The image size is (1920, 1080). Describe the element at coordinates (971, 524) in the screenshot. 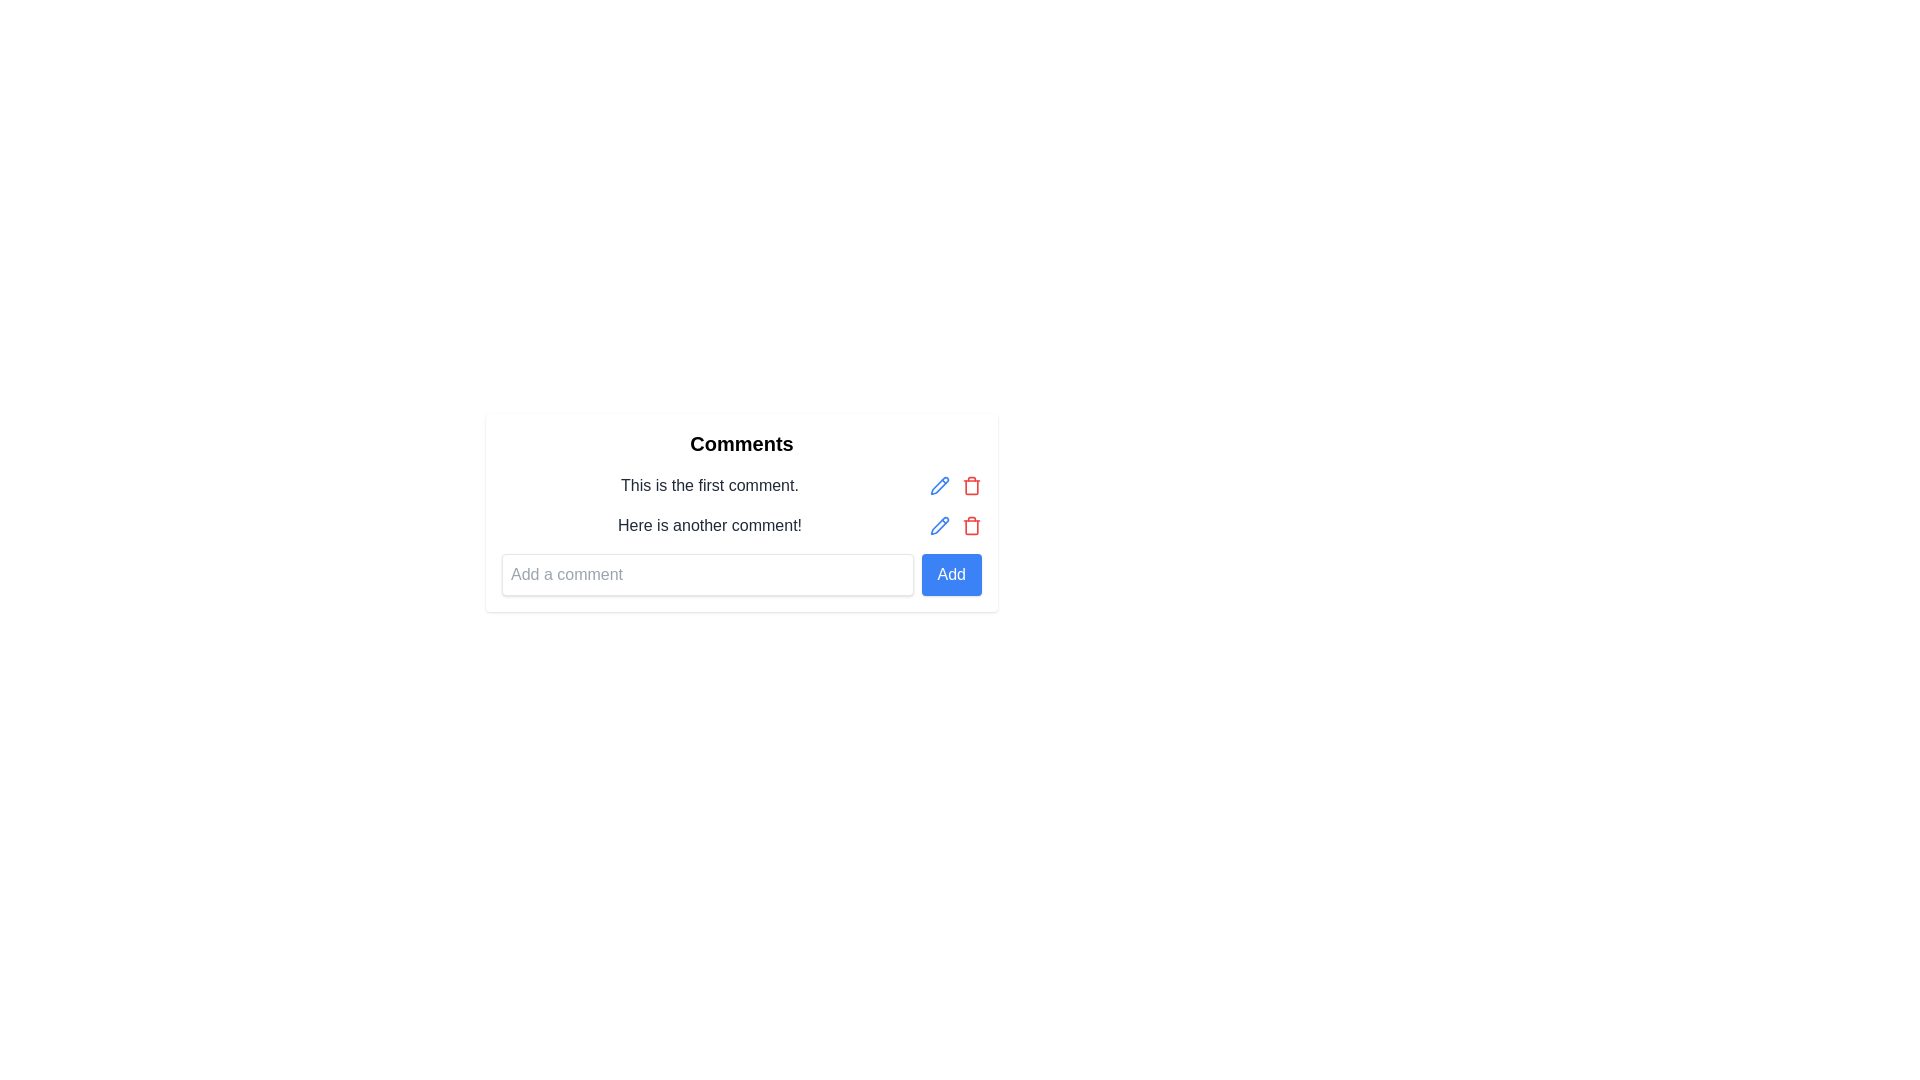

I see `the delete button located in the second row under the comments section, adjacent to the text 'Here is another comment!' and a blue edit icon` at that location.